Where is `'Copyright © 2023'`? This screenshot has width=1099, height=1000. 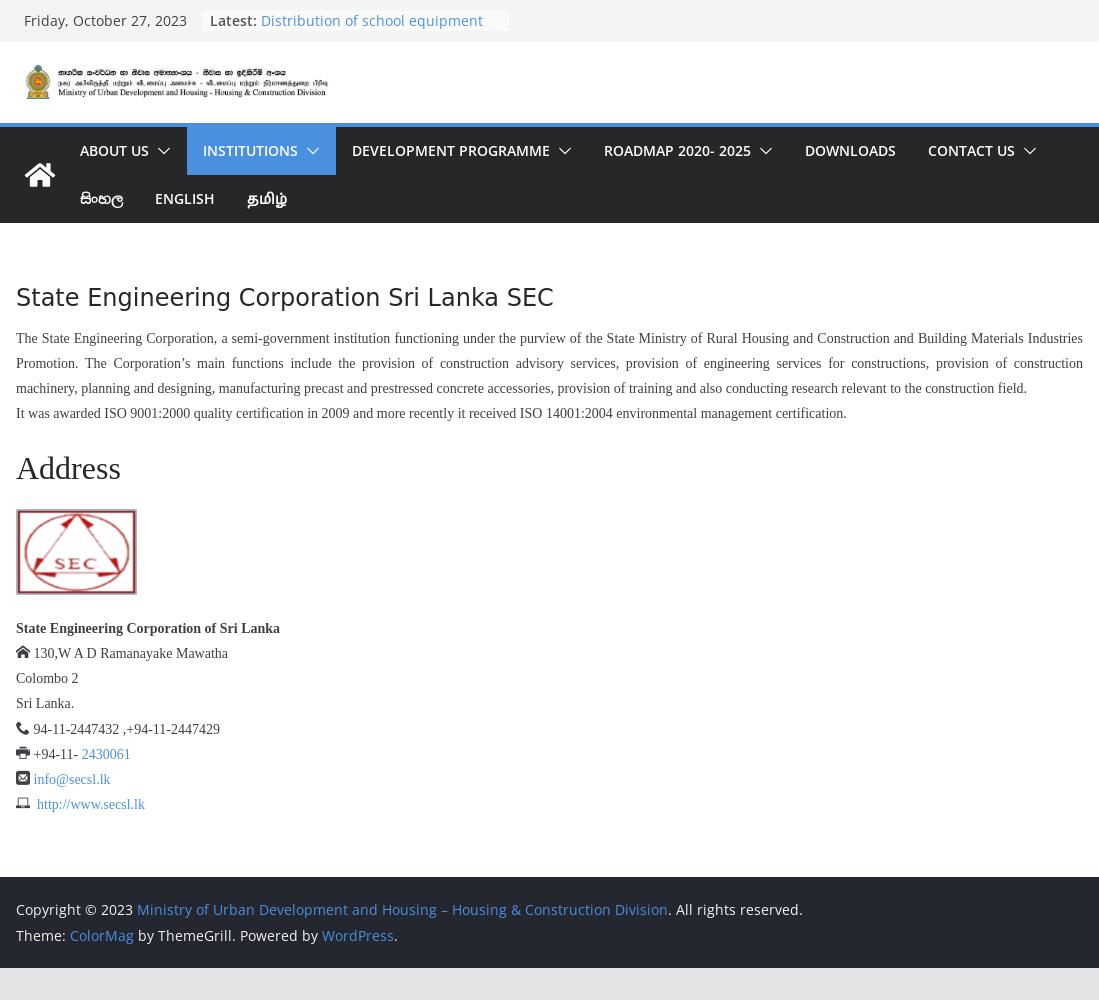
'Copyright © 2023' is located at coordinates (75, 909).